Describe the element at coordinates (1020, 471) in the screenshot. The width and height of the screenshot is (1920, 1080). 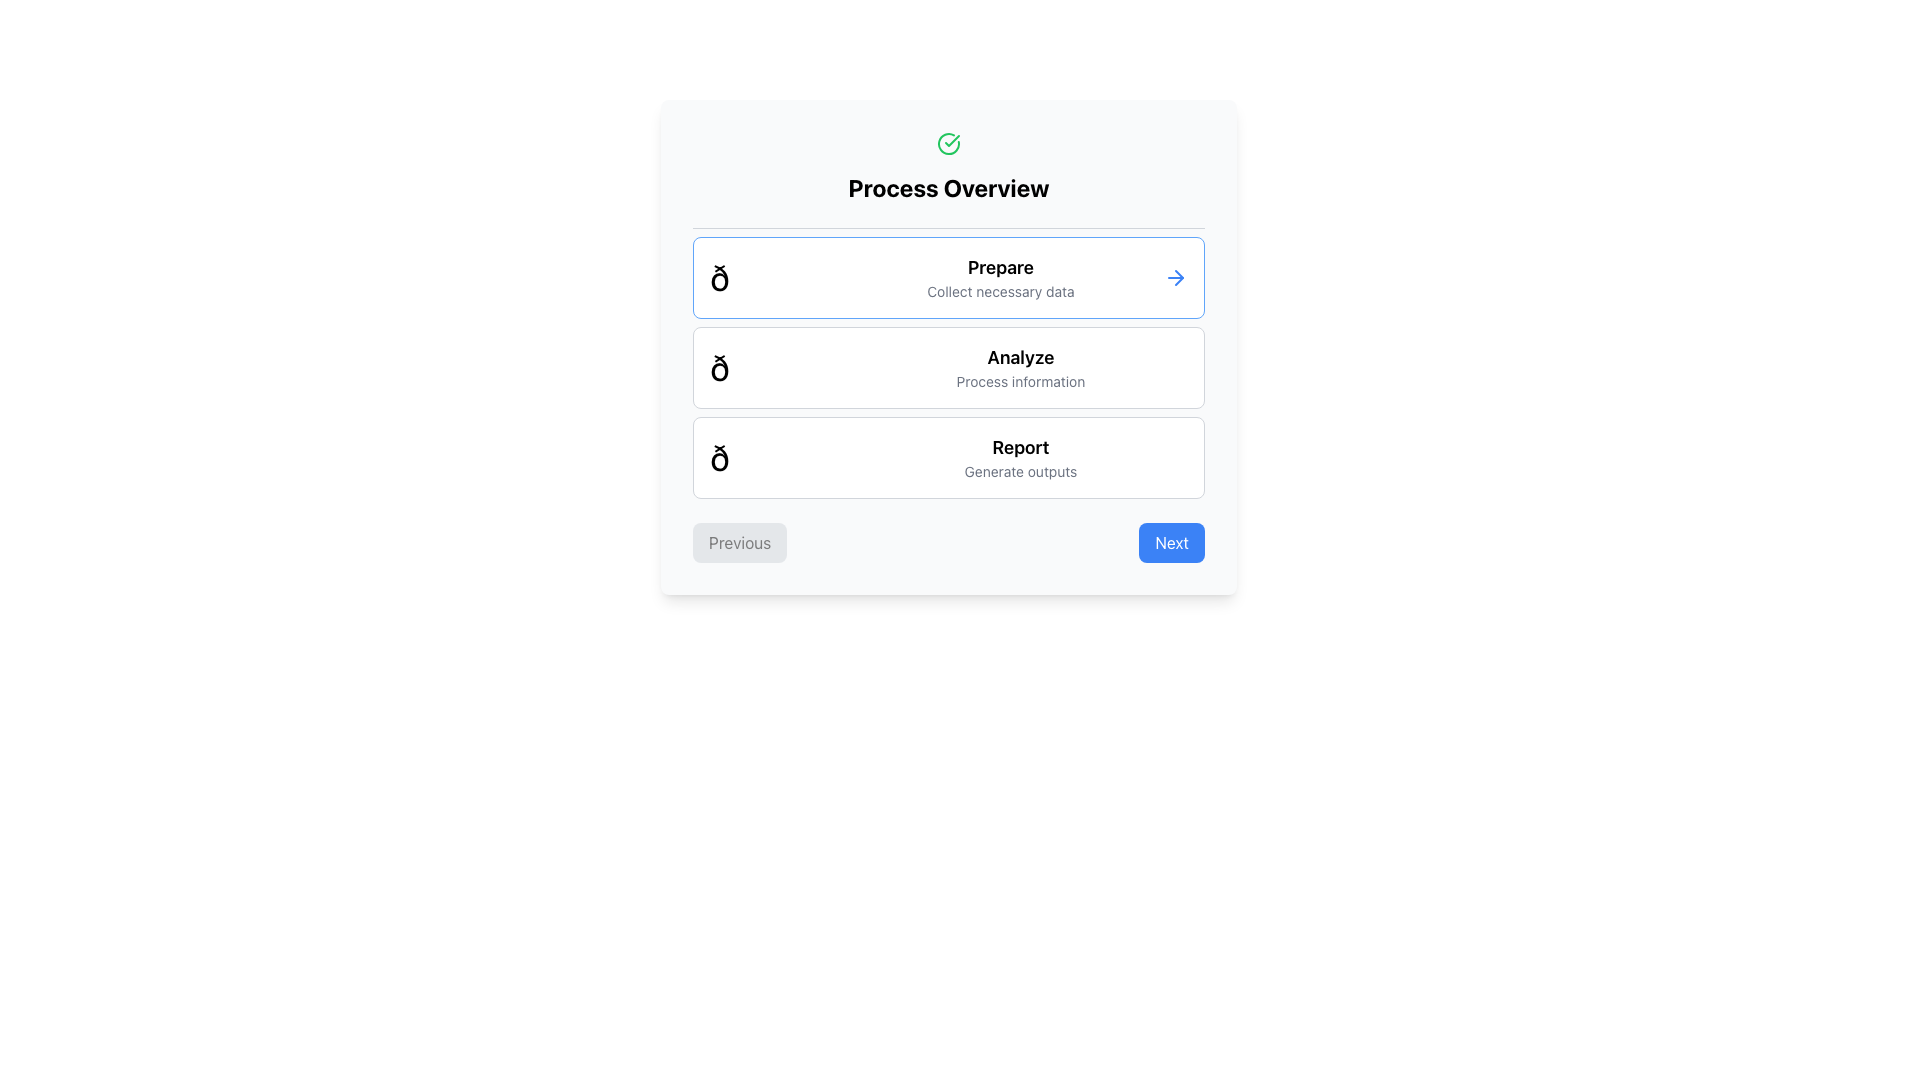
I see `the text label element that reads 'Generate outputs', styled in gray and located below the bold text 'Report'` at that location.